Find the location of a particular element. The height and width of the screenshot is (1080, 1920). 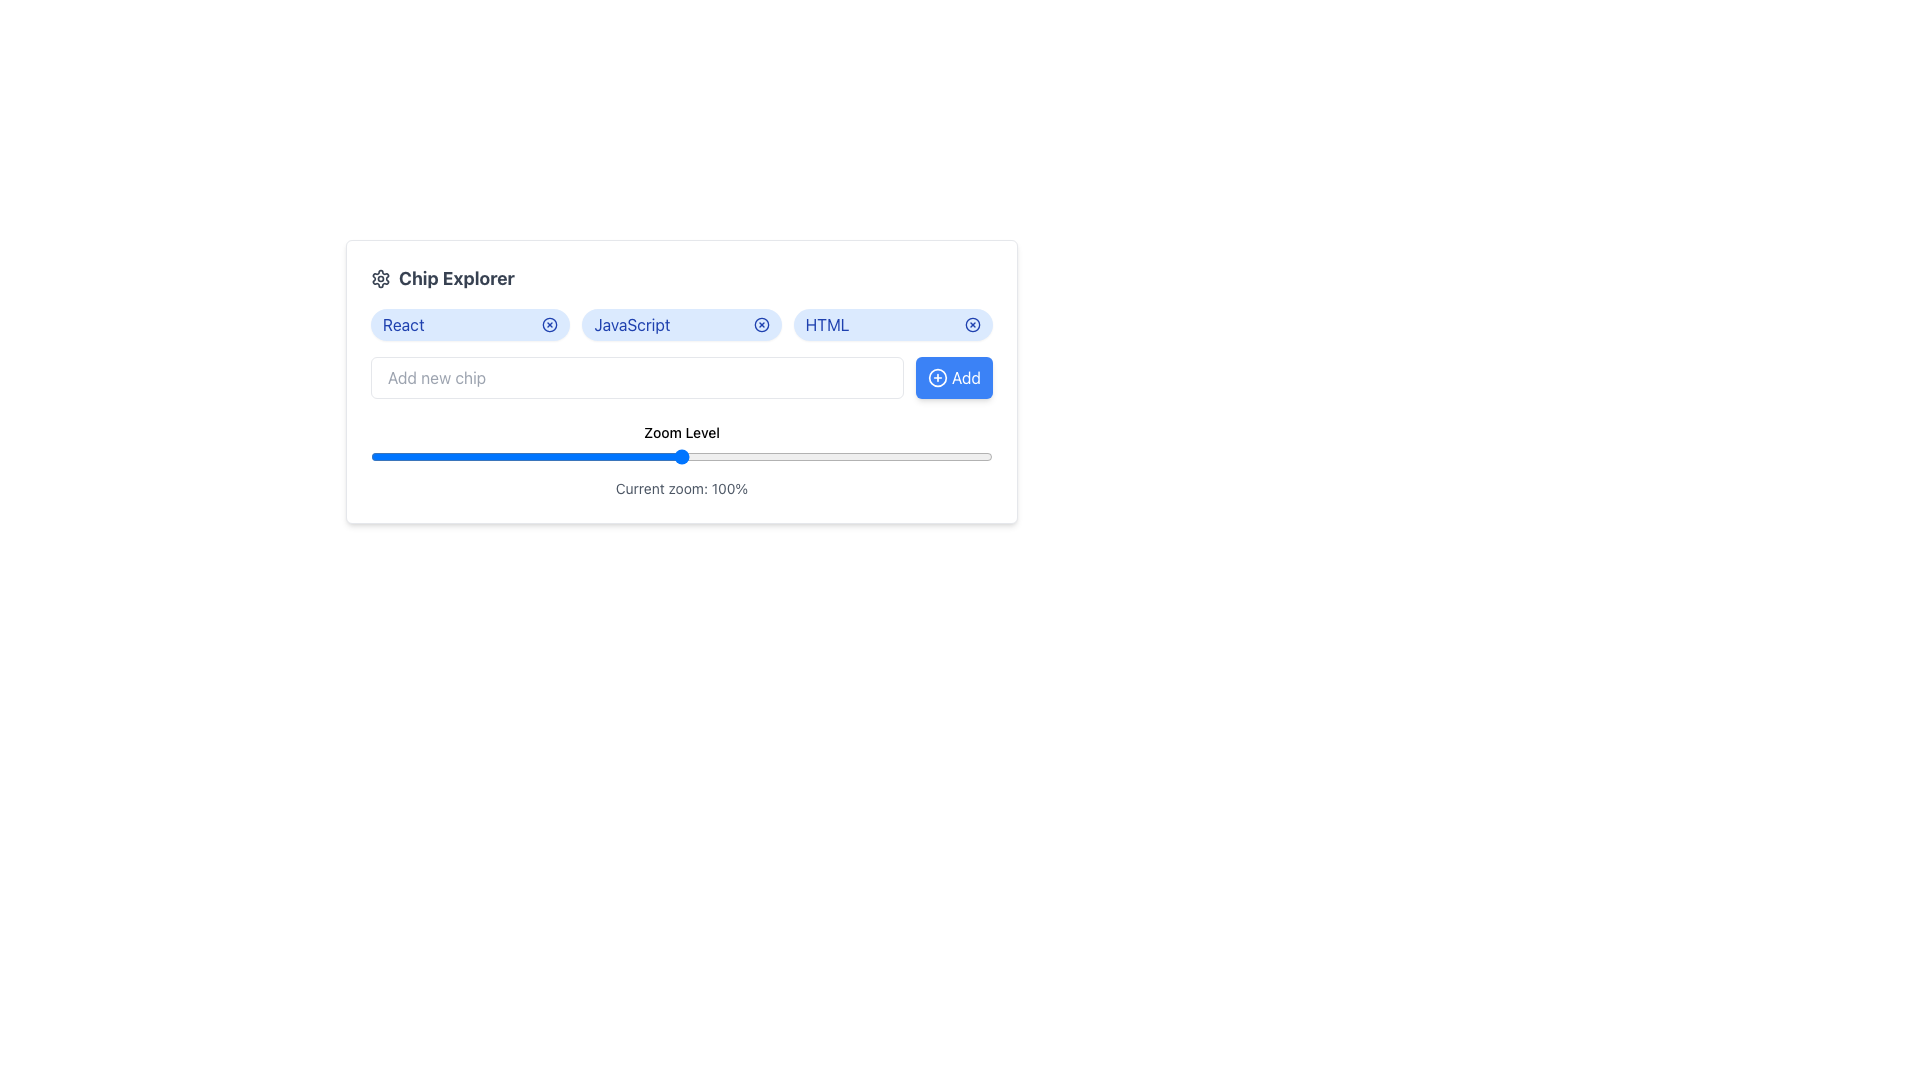

the blue circular indicator located between the 'JavaScript' and 'HTML' labels in the header is located at coordinates (760, 323).